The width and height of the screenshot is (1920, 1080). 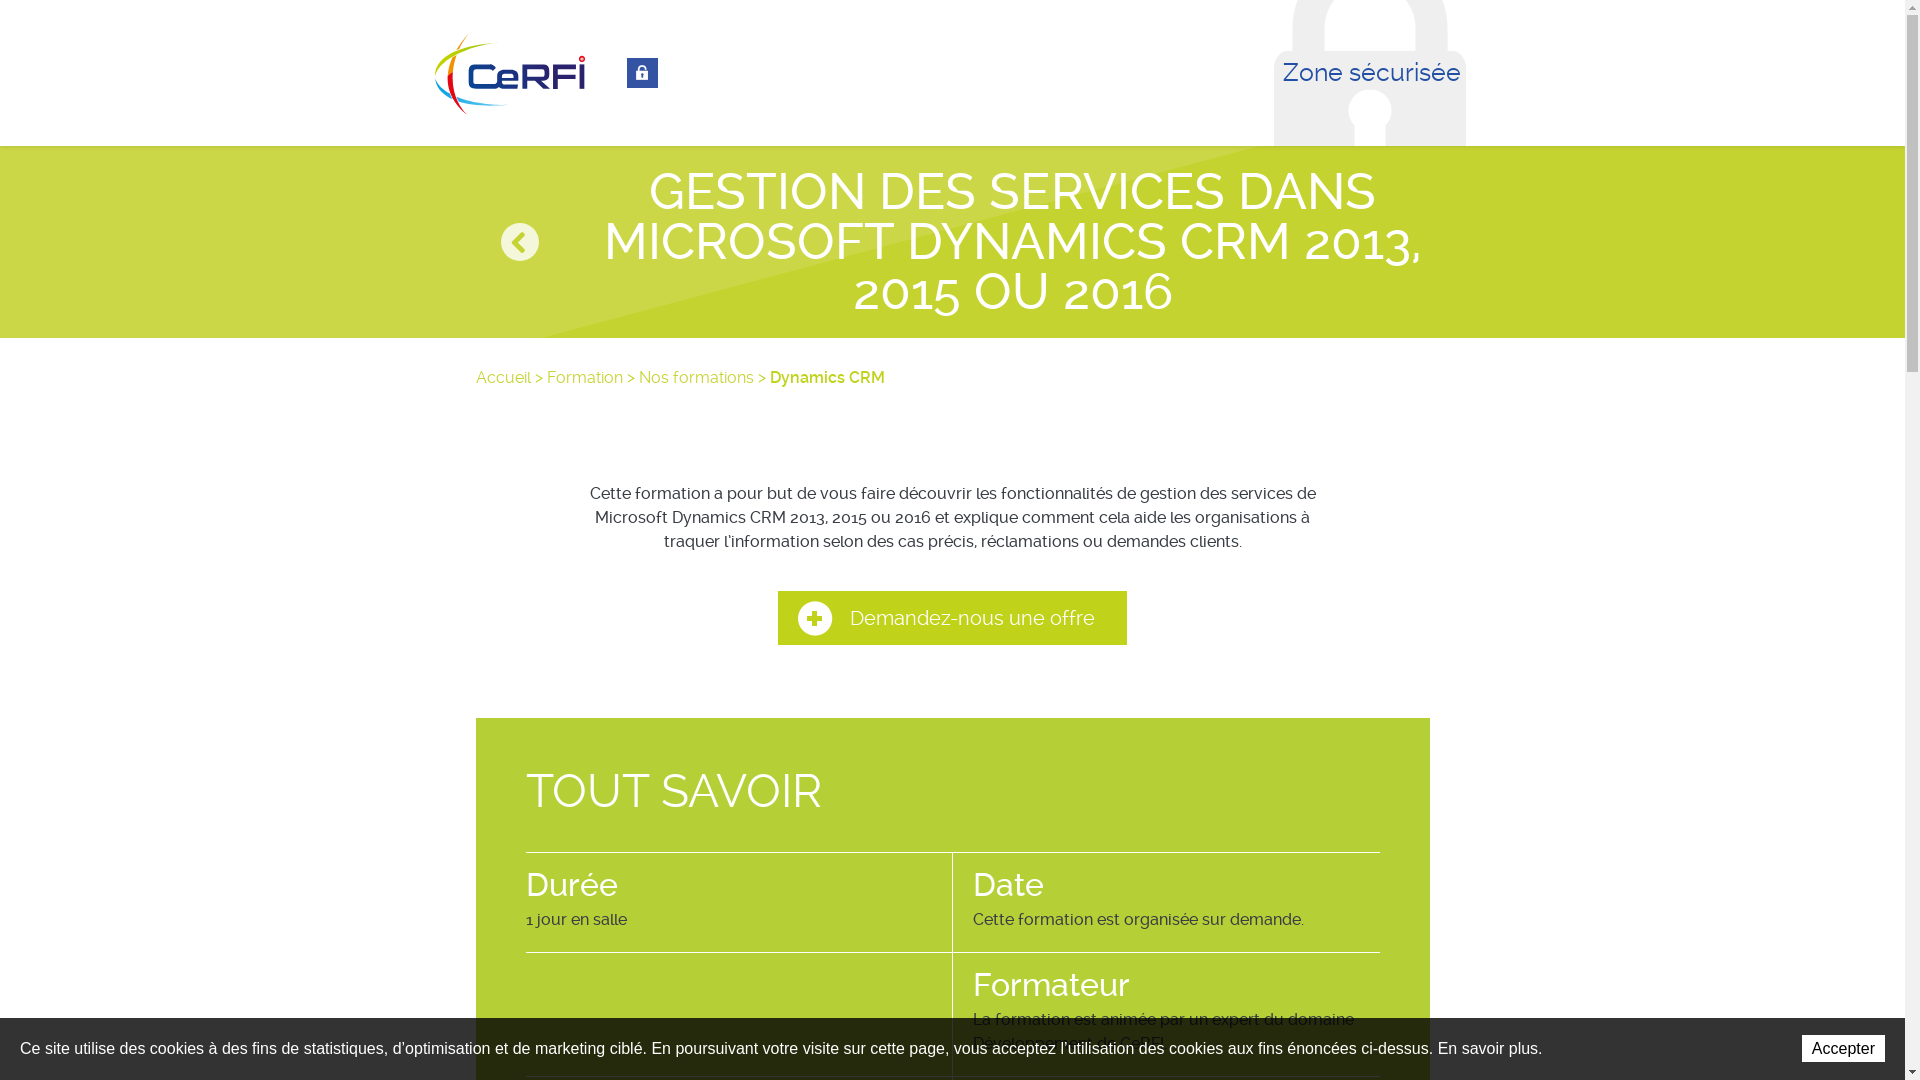 I want to click on 'Accueil', so click(x=503, y=377).